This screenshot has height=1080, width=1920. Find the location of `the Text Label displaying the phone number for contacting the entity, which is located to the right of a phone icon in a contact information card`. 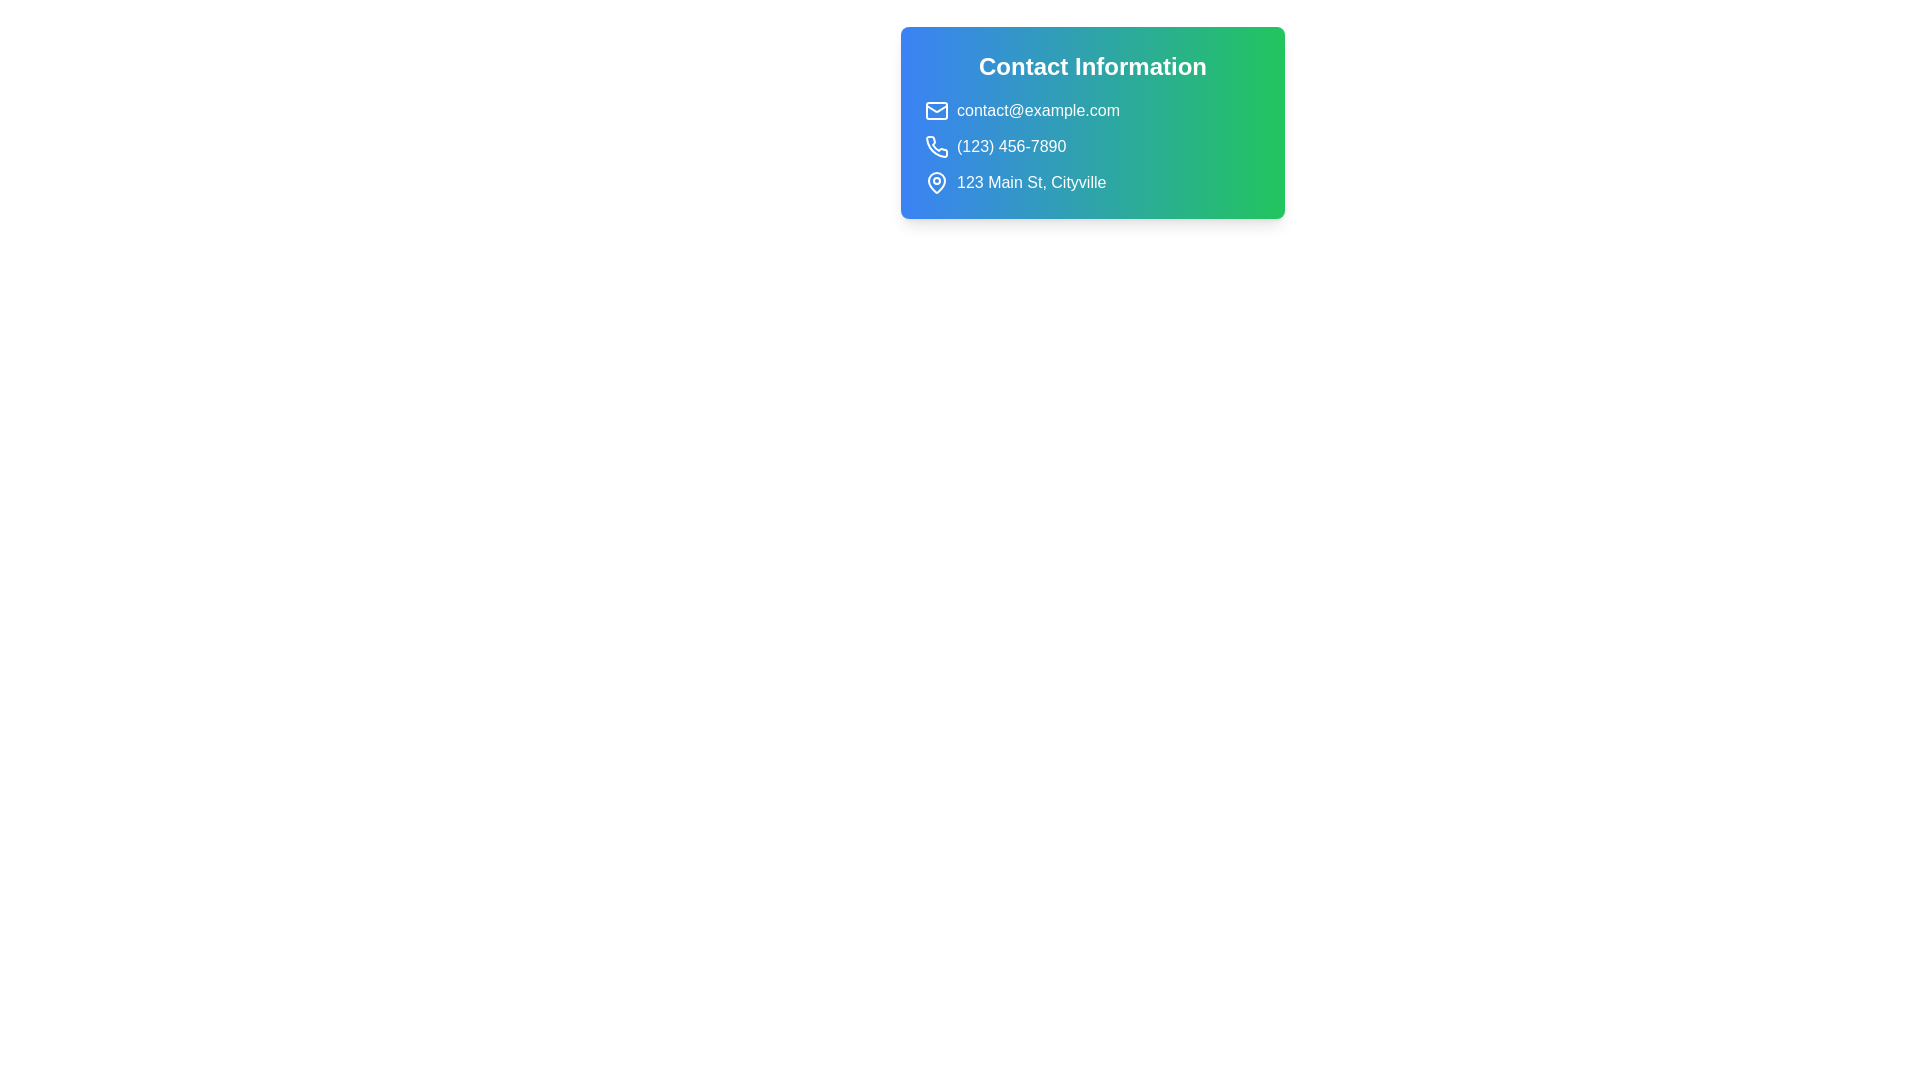

the Text Label displaying the phone number for contacting the entity, which is located to the right of a phone icon in a contact information card is located at coordinates (1011, 145).